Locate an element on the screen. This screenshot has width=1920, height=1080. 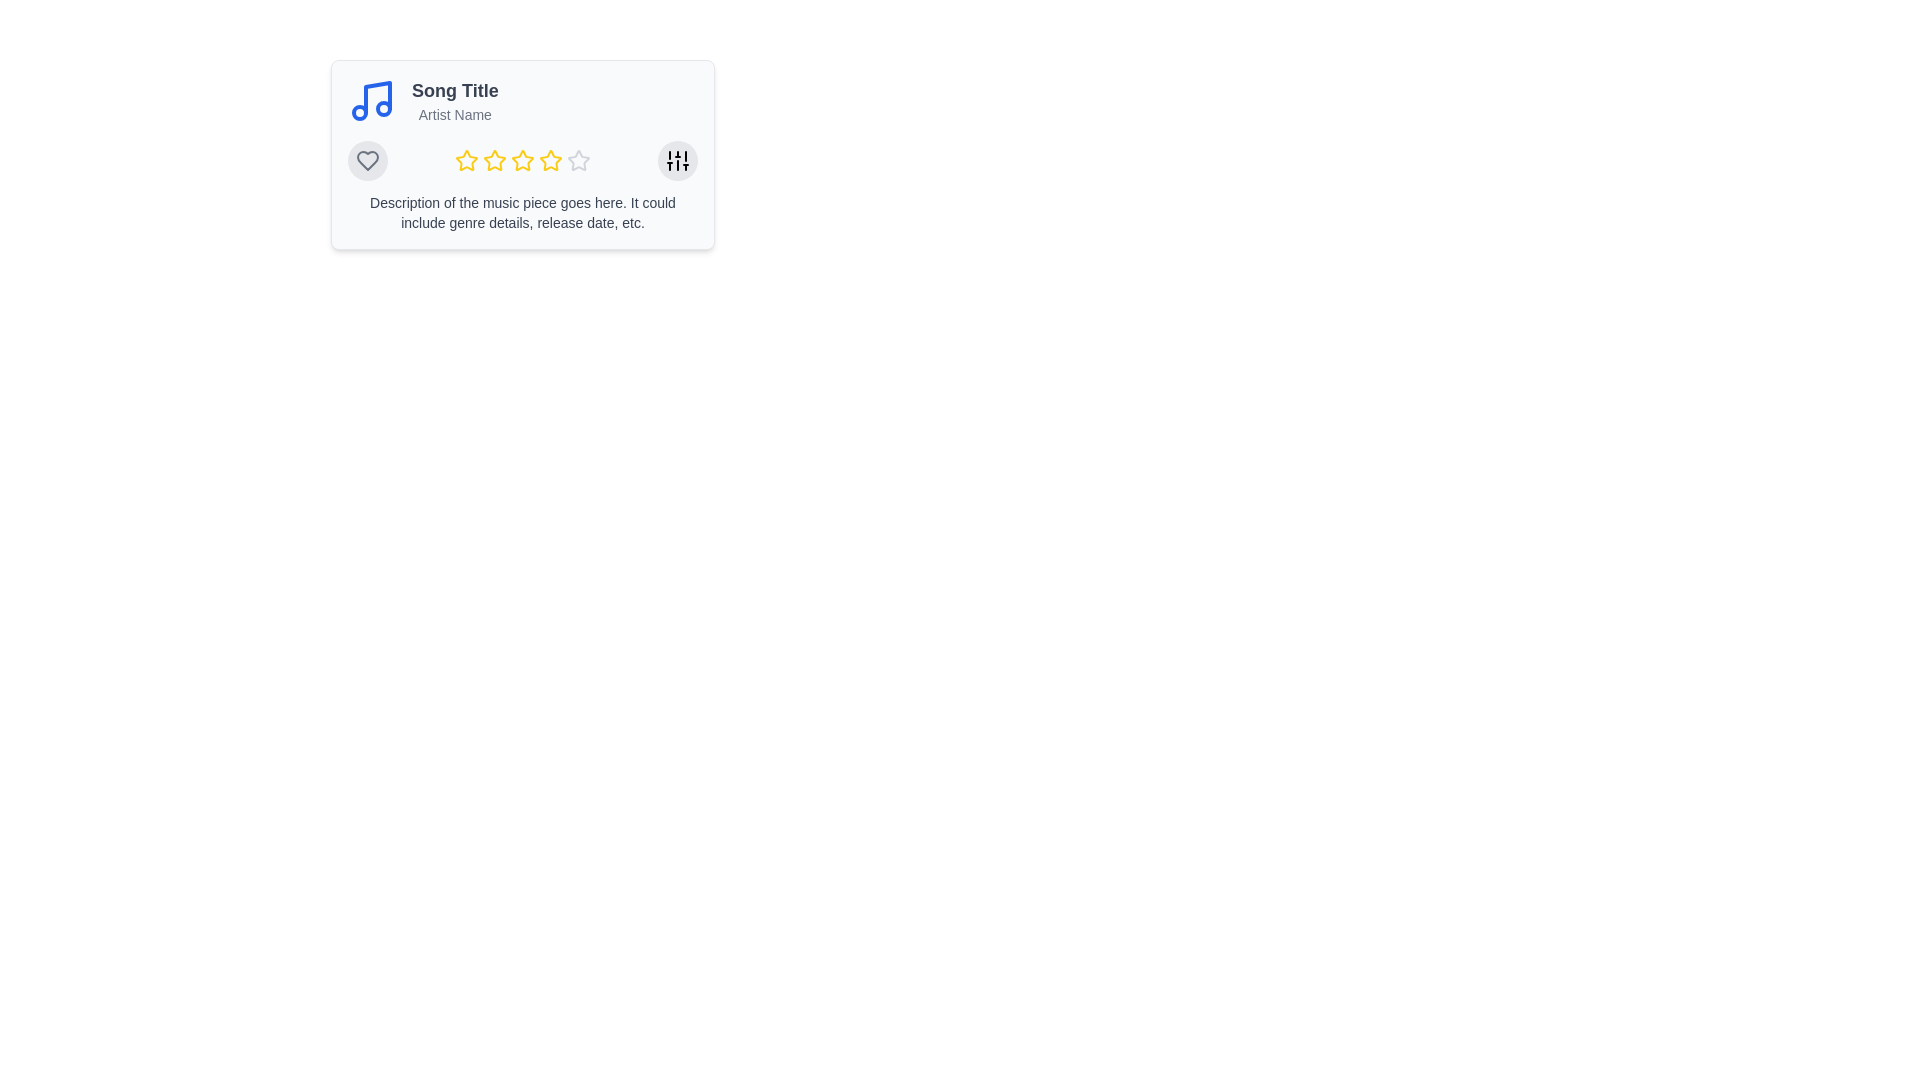
the second star icon from the left is located at coordinates (465, 159).